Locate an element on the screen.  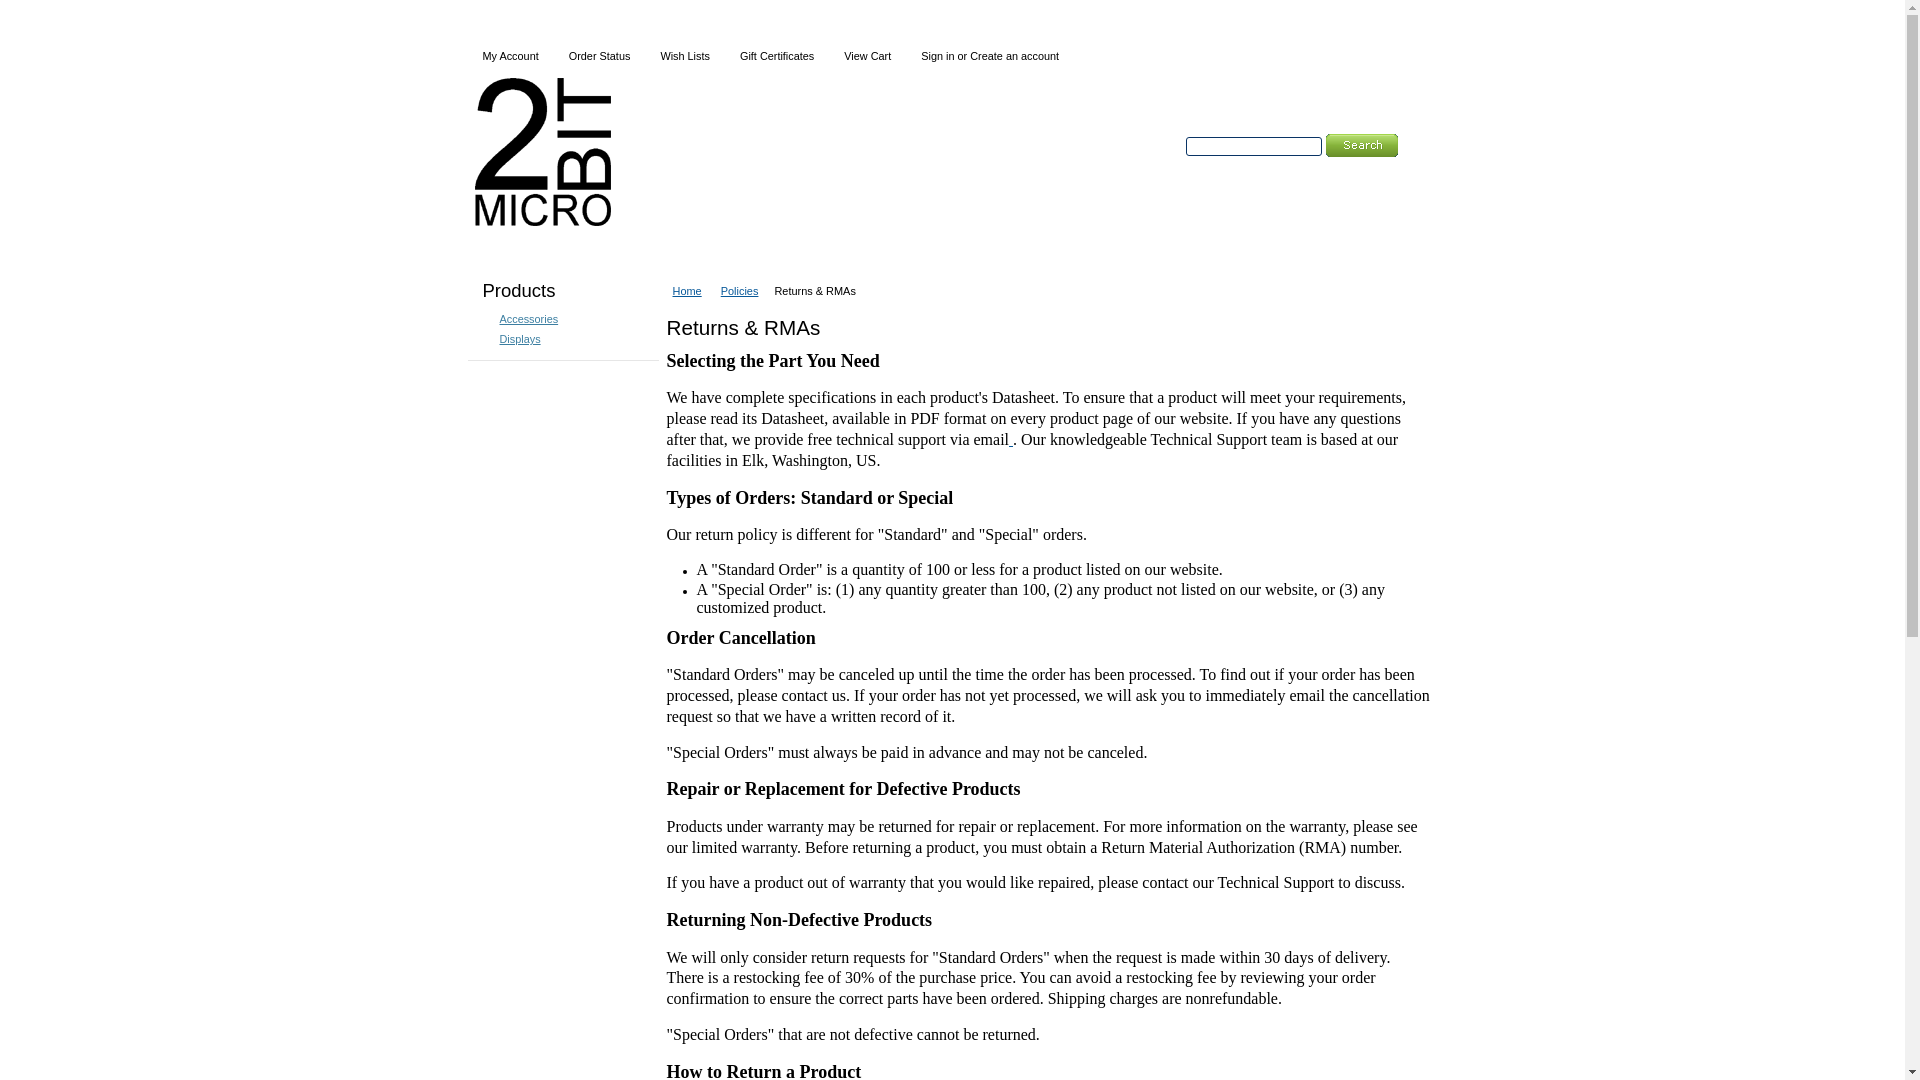
'Sign in' is located at coordinates (936, 55).